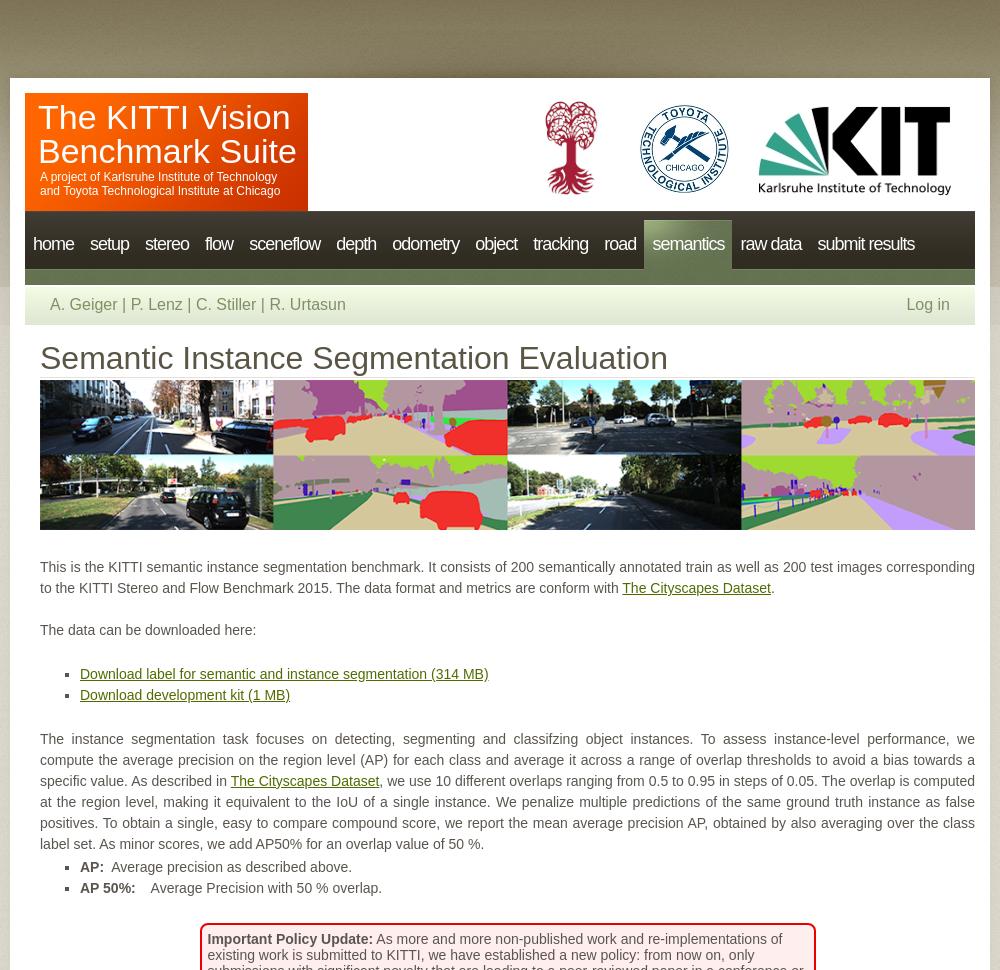 This screenshot has width=1000, height=970. What do you see at coordinates (235, 309) in the screenshot?
I see `'Flow 2015'` at bounding box center [235, 309].